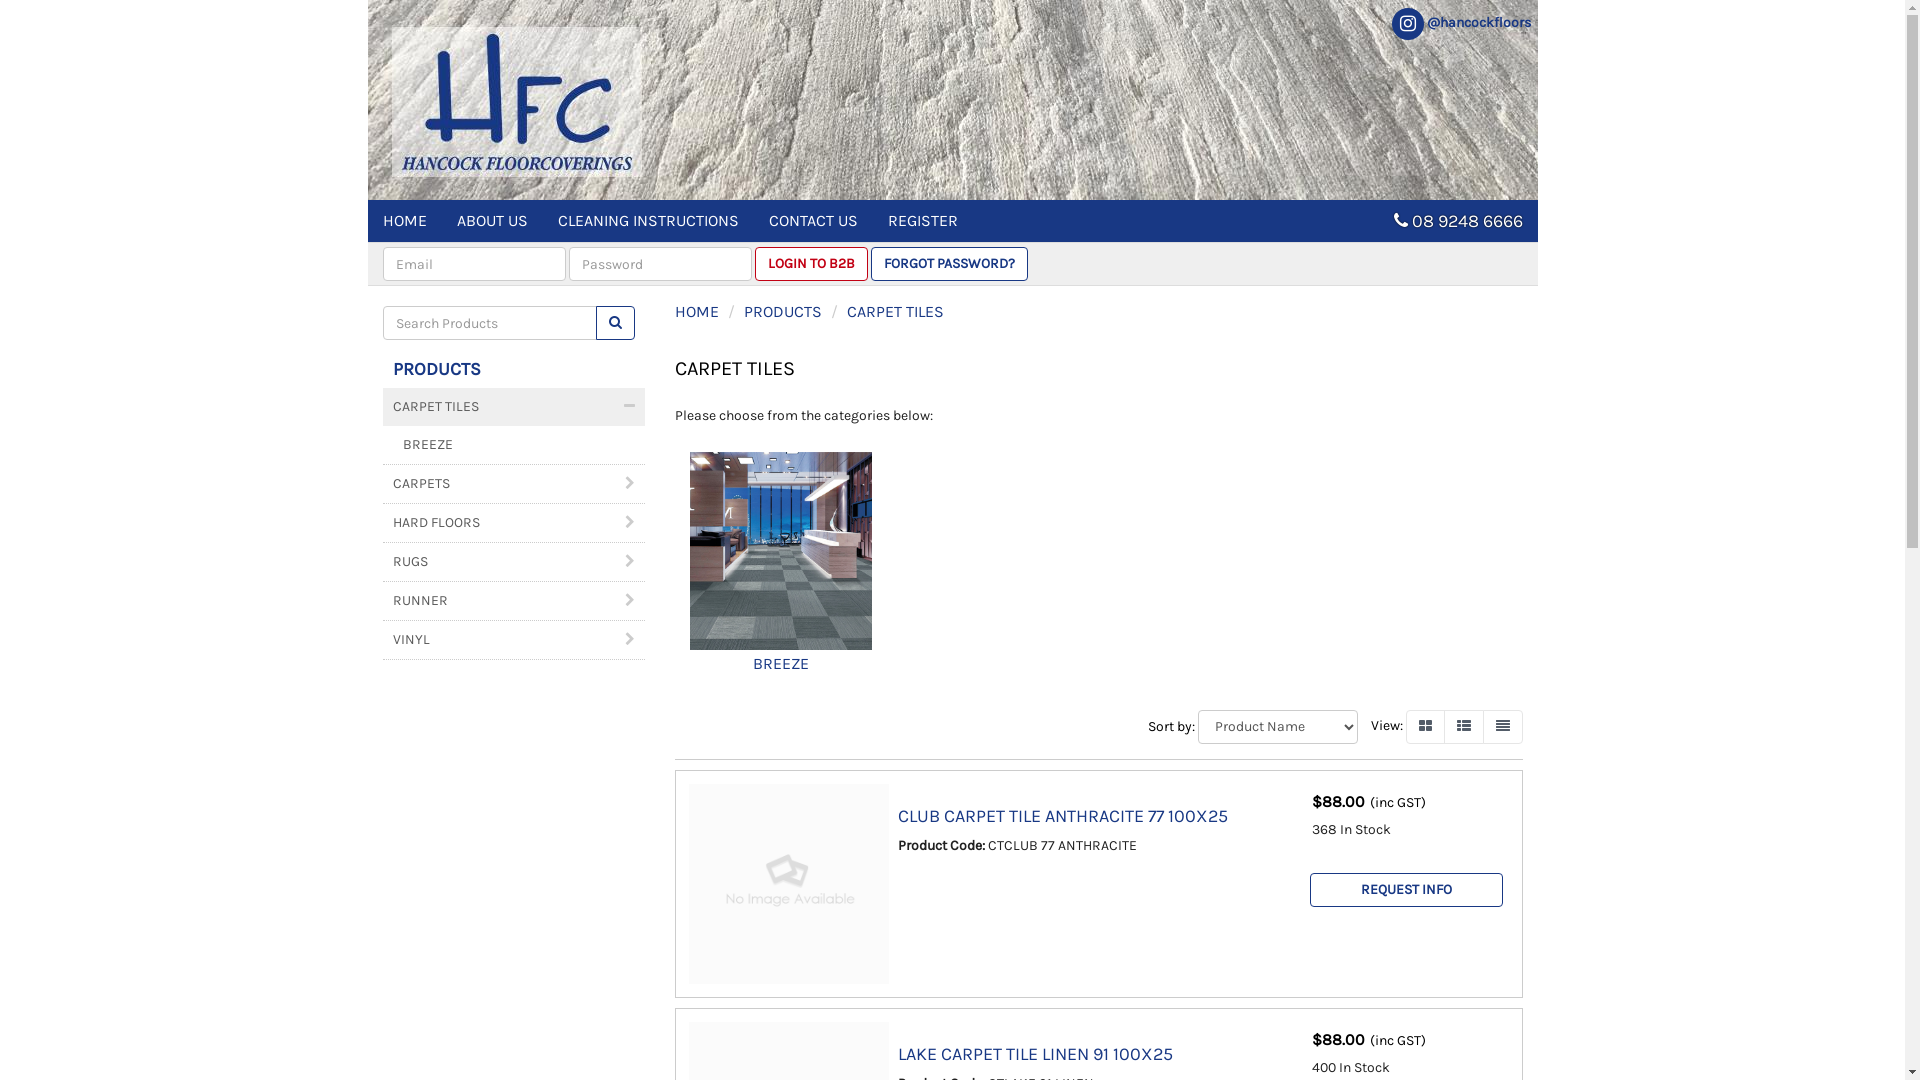  Describe the element at coordinates (513, 522) in the screenshot. I see `'HARD FLOORS'` at that location.